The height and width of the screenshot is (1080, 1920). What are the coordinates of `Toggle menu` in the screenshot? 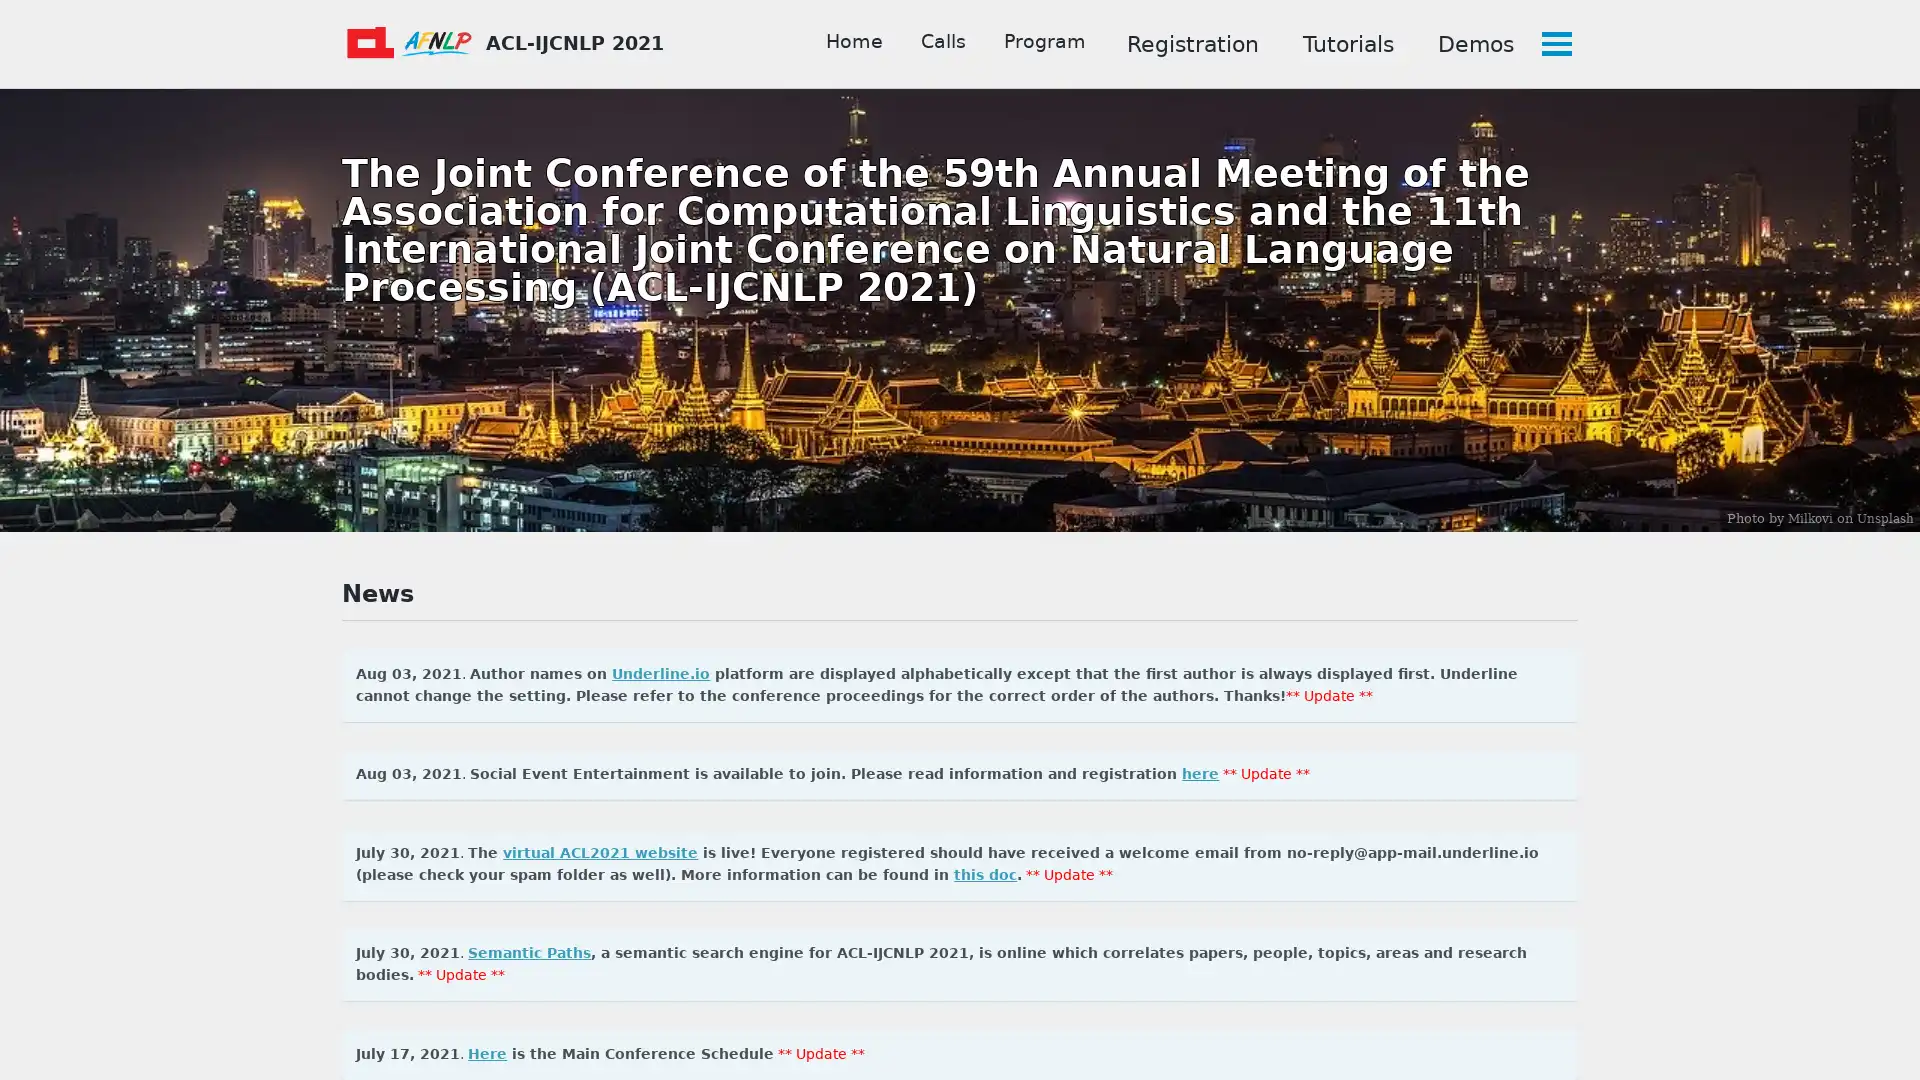 It's located at (1554, 43).